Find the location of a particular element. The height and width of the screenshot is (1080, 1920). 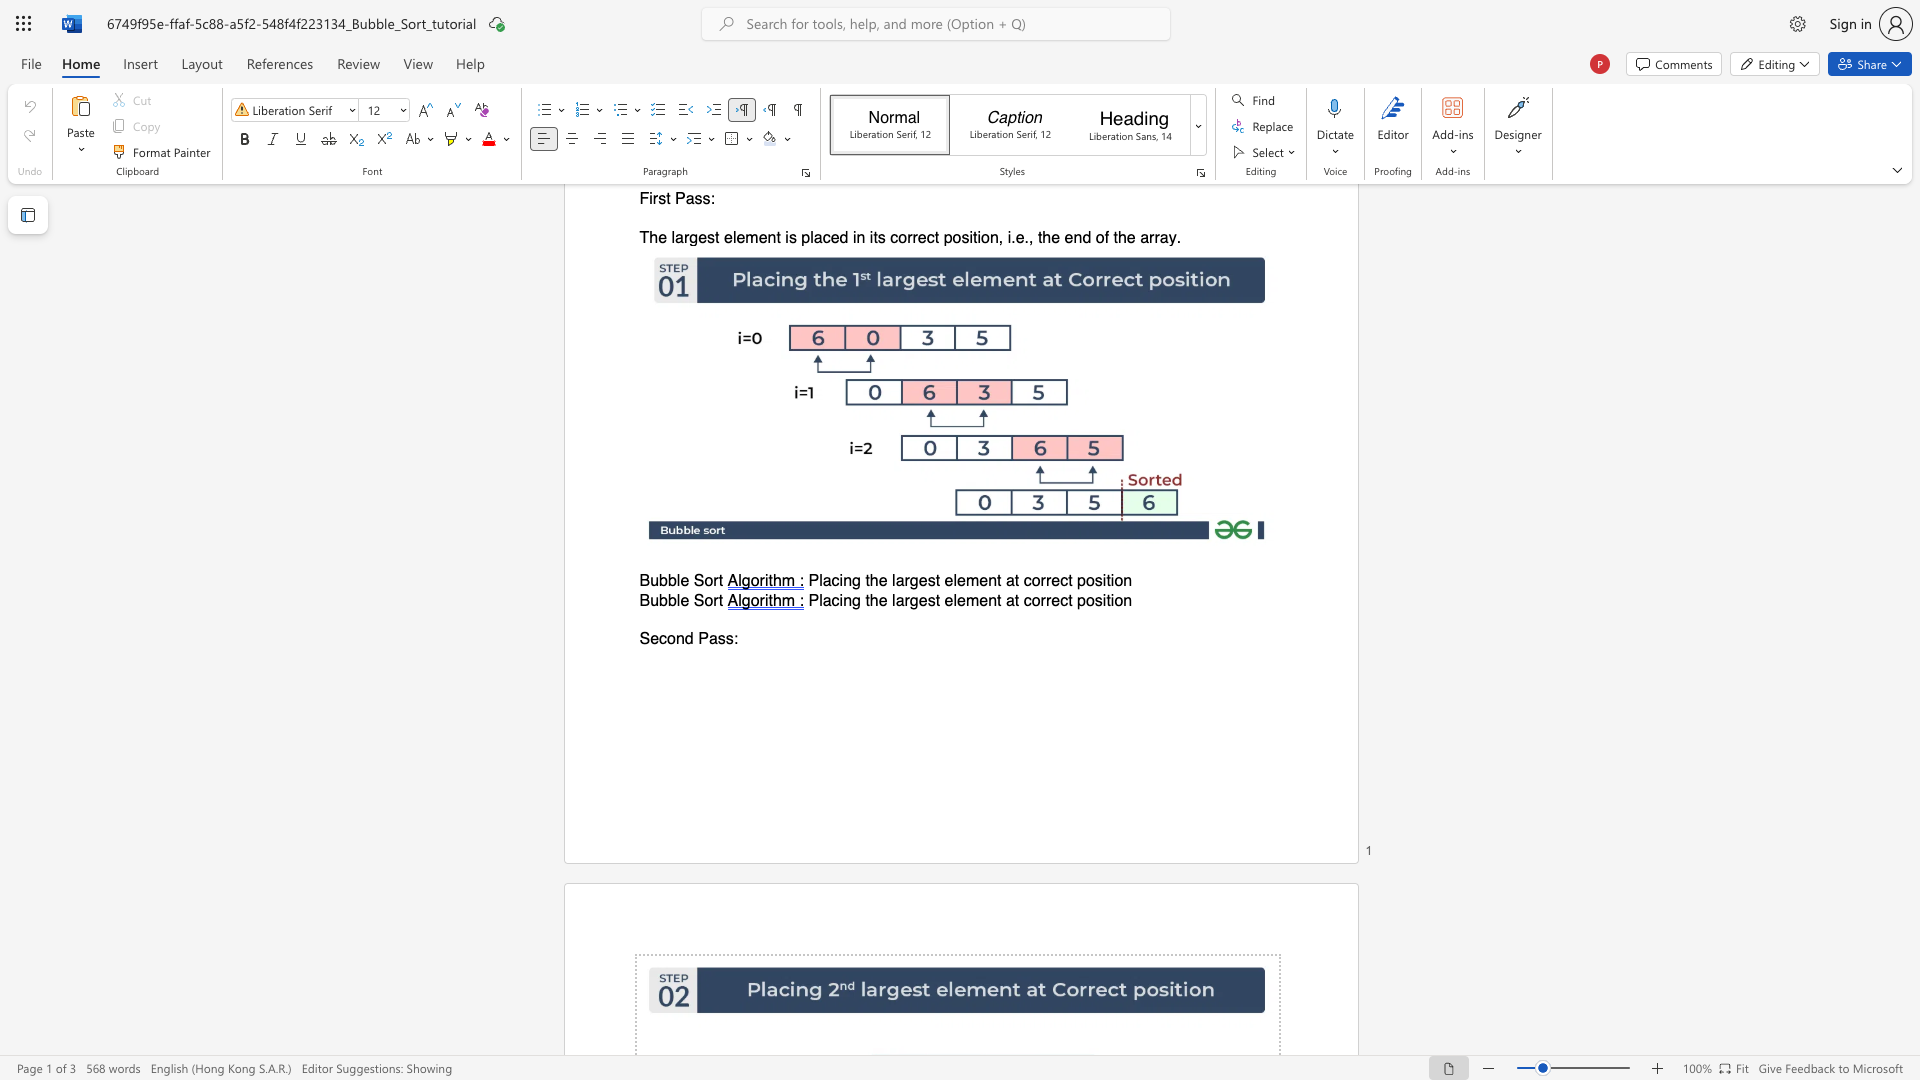

the 1th character "S" in the text is located at coordinates (644, 639).